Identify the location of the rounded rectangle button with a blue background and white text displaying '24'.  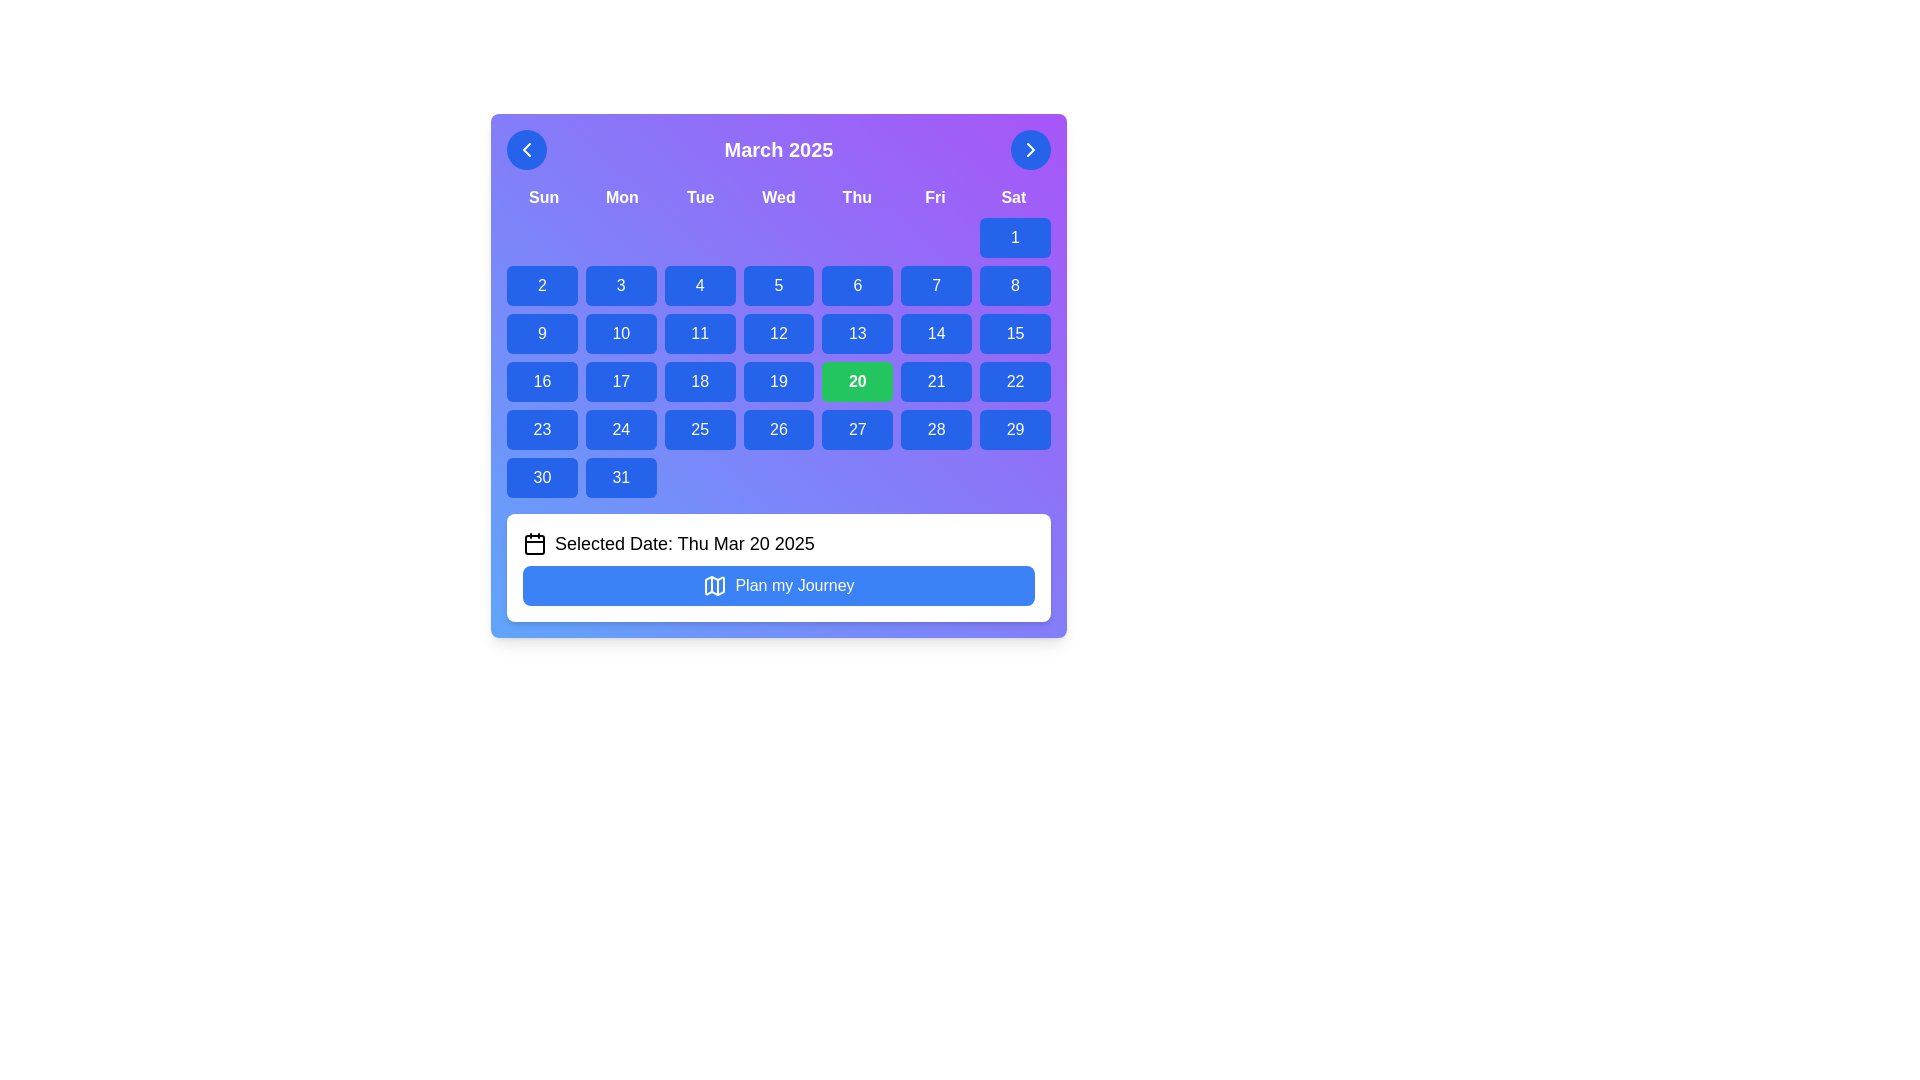
(620, 428).